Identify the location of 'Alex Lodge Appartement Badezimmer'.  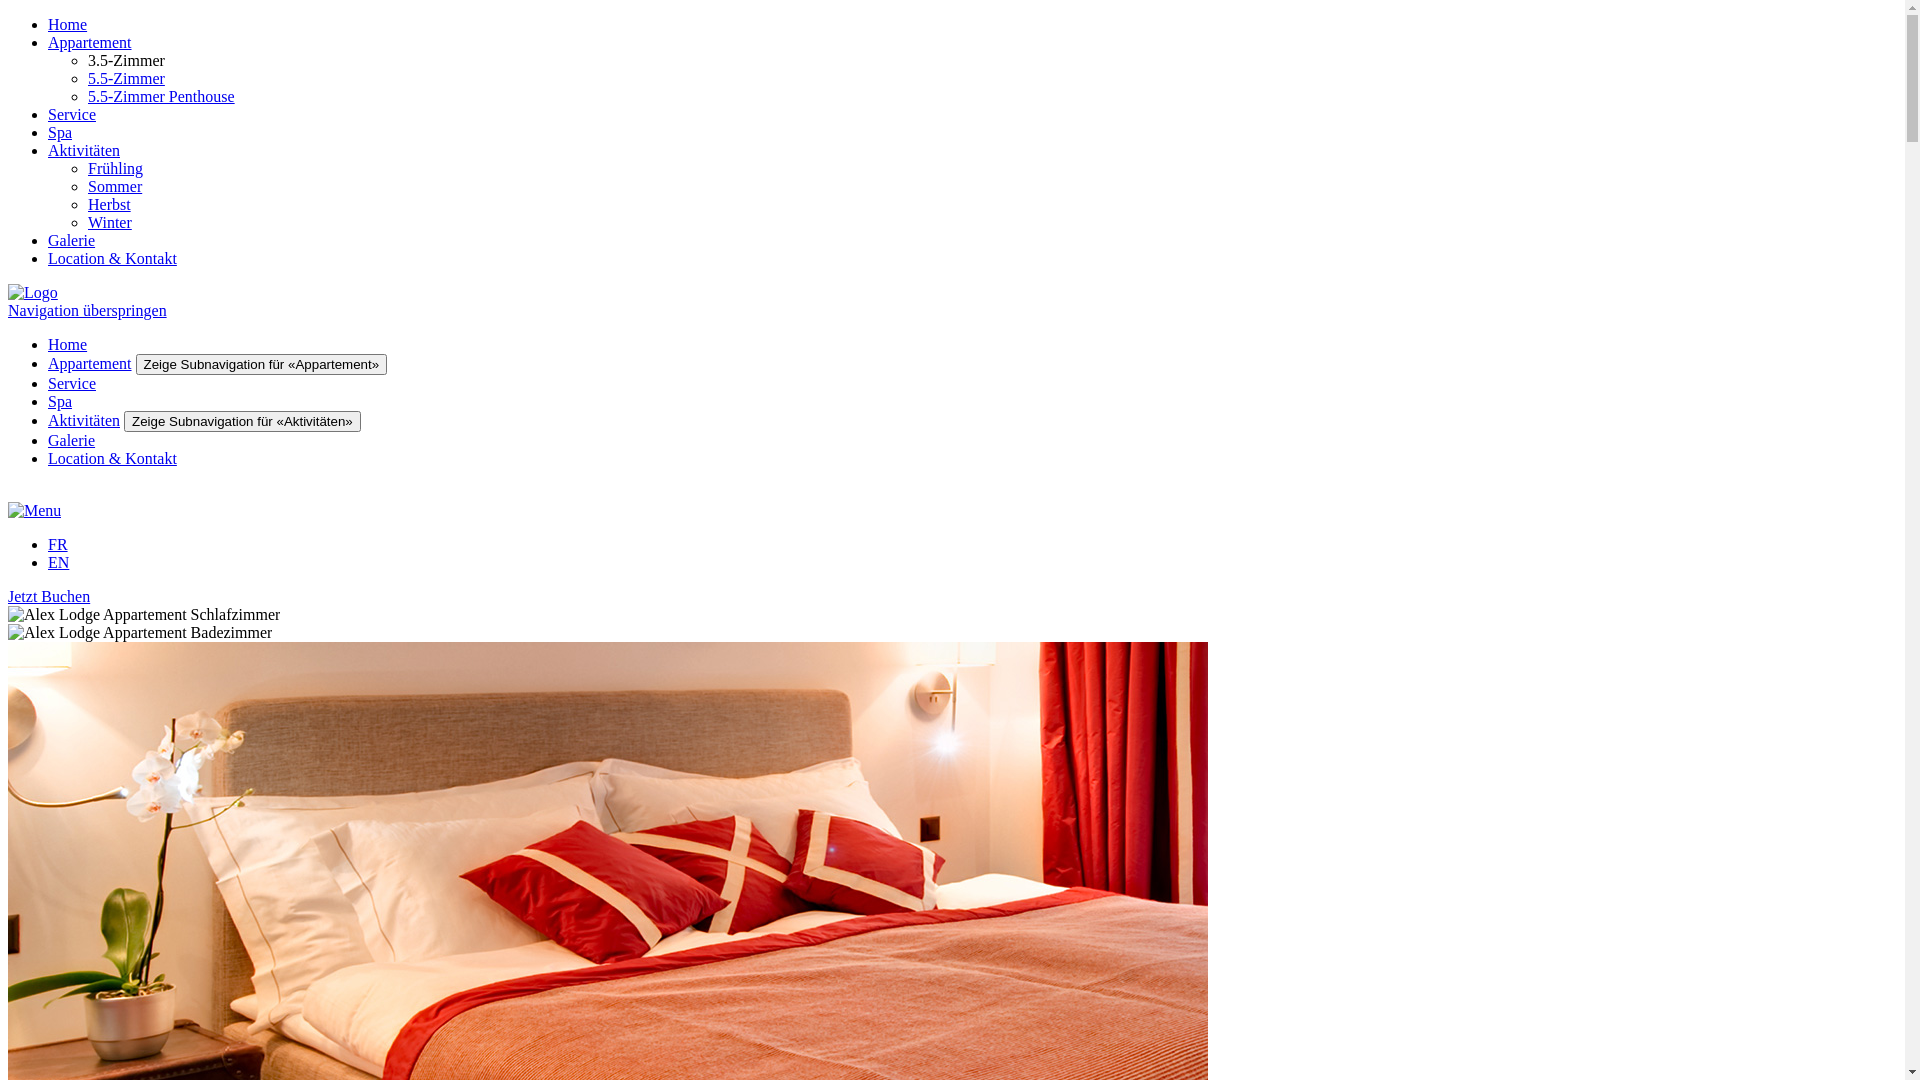
(8, 632).